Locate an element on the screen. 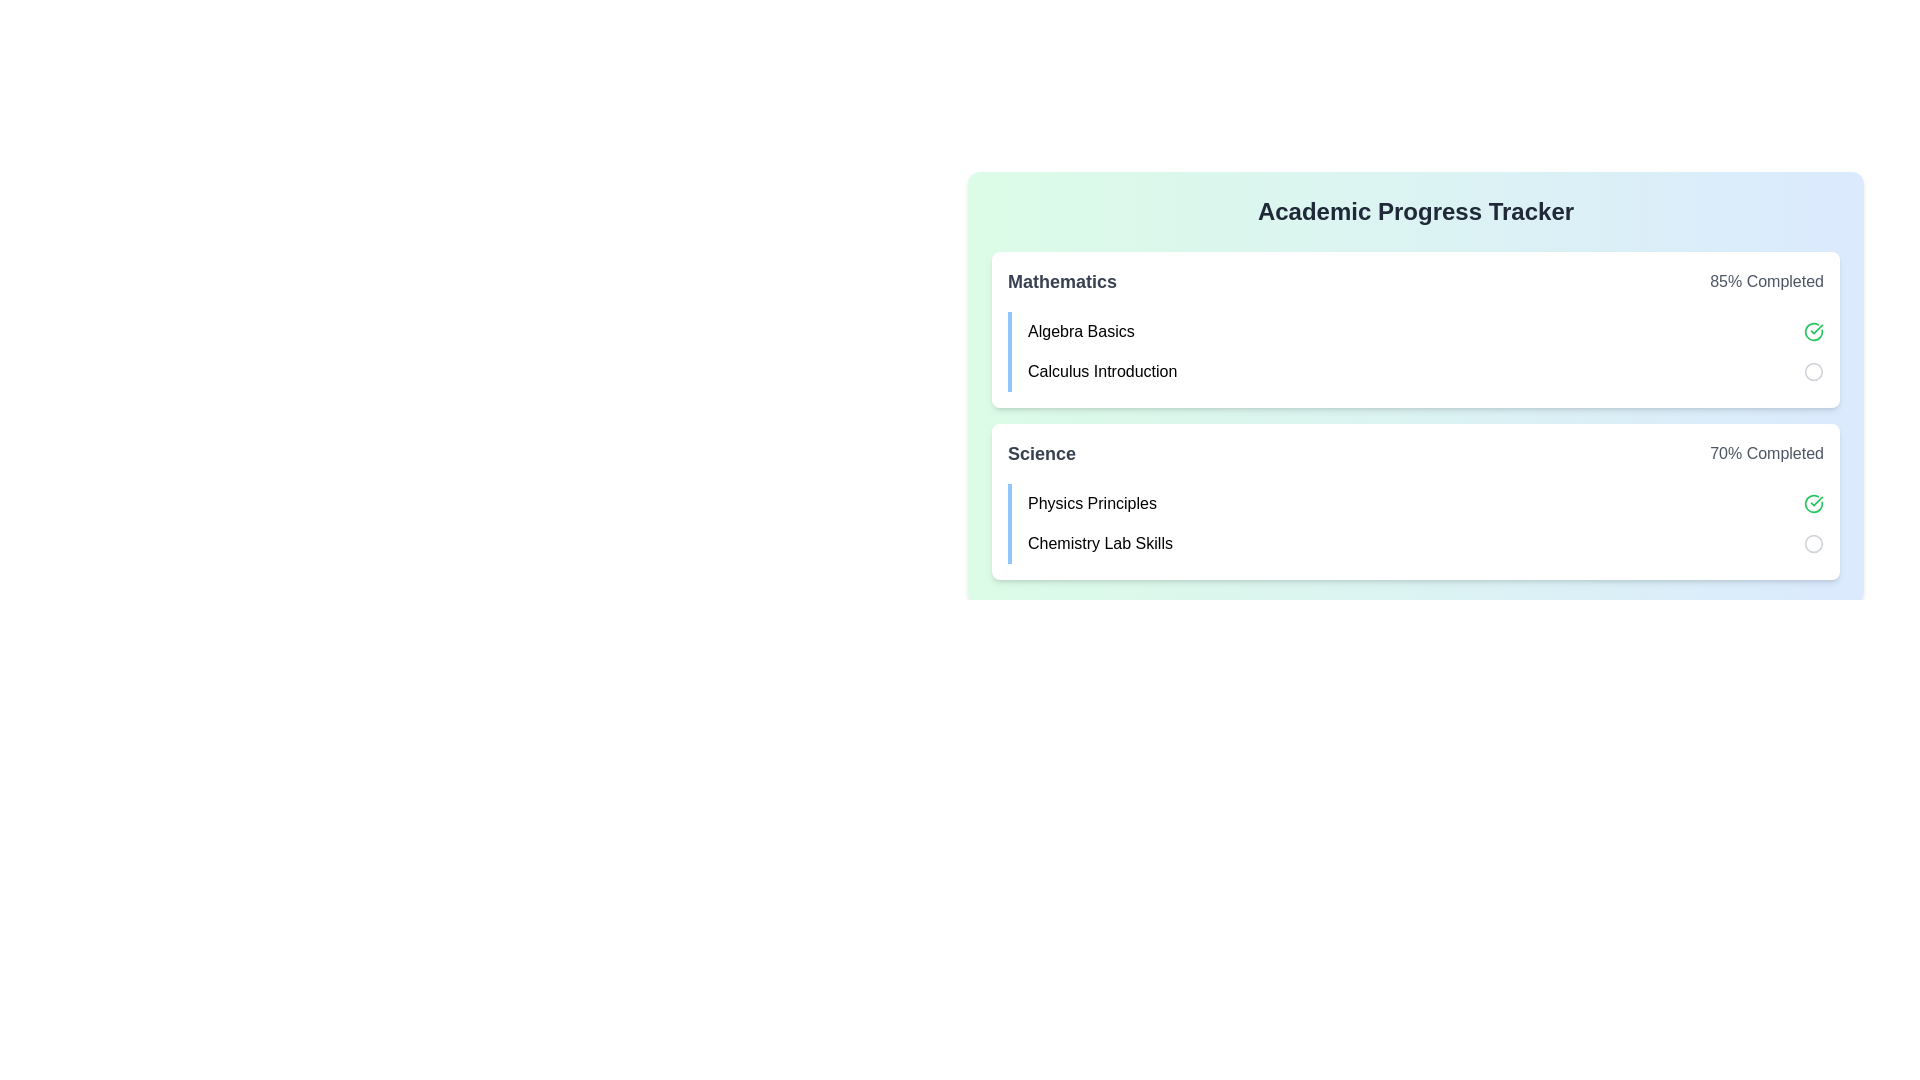 This screenshot has height=1080, width=1920. the circular icon with a check mark, styled in green, which indicates completion or success, located to the far right of the 'Algebra Basics' text is located at coordinates (1814, 330).